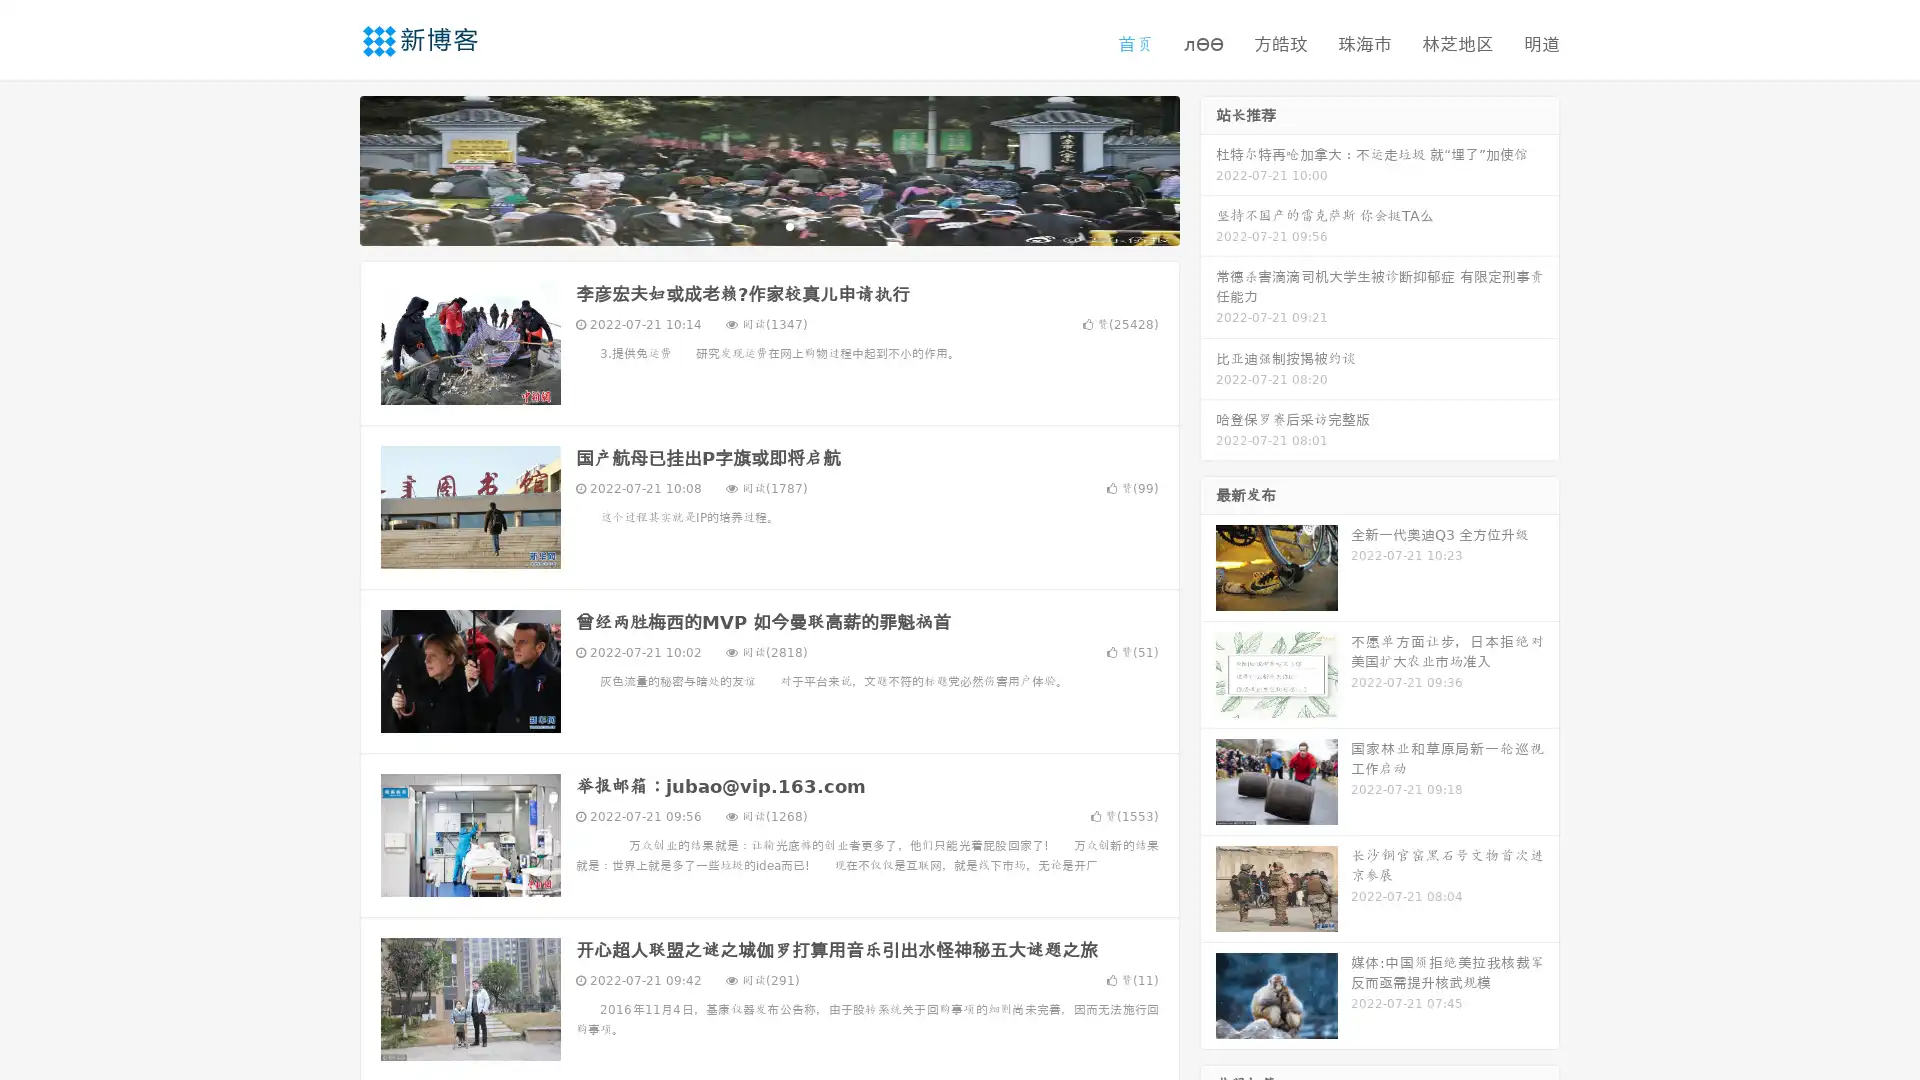 The width and height of the screenshot is (1920, 1080). I want to click on Go to slide 3, so click(789, 225).